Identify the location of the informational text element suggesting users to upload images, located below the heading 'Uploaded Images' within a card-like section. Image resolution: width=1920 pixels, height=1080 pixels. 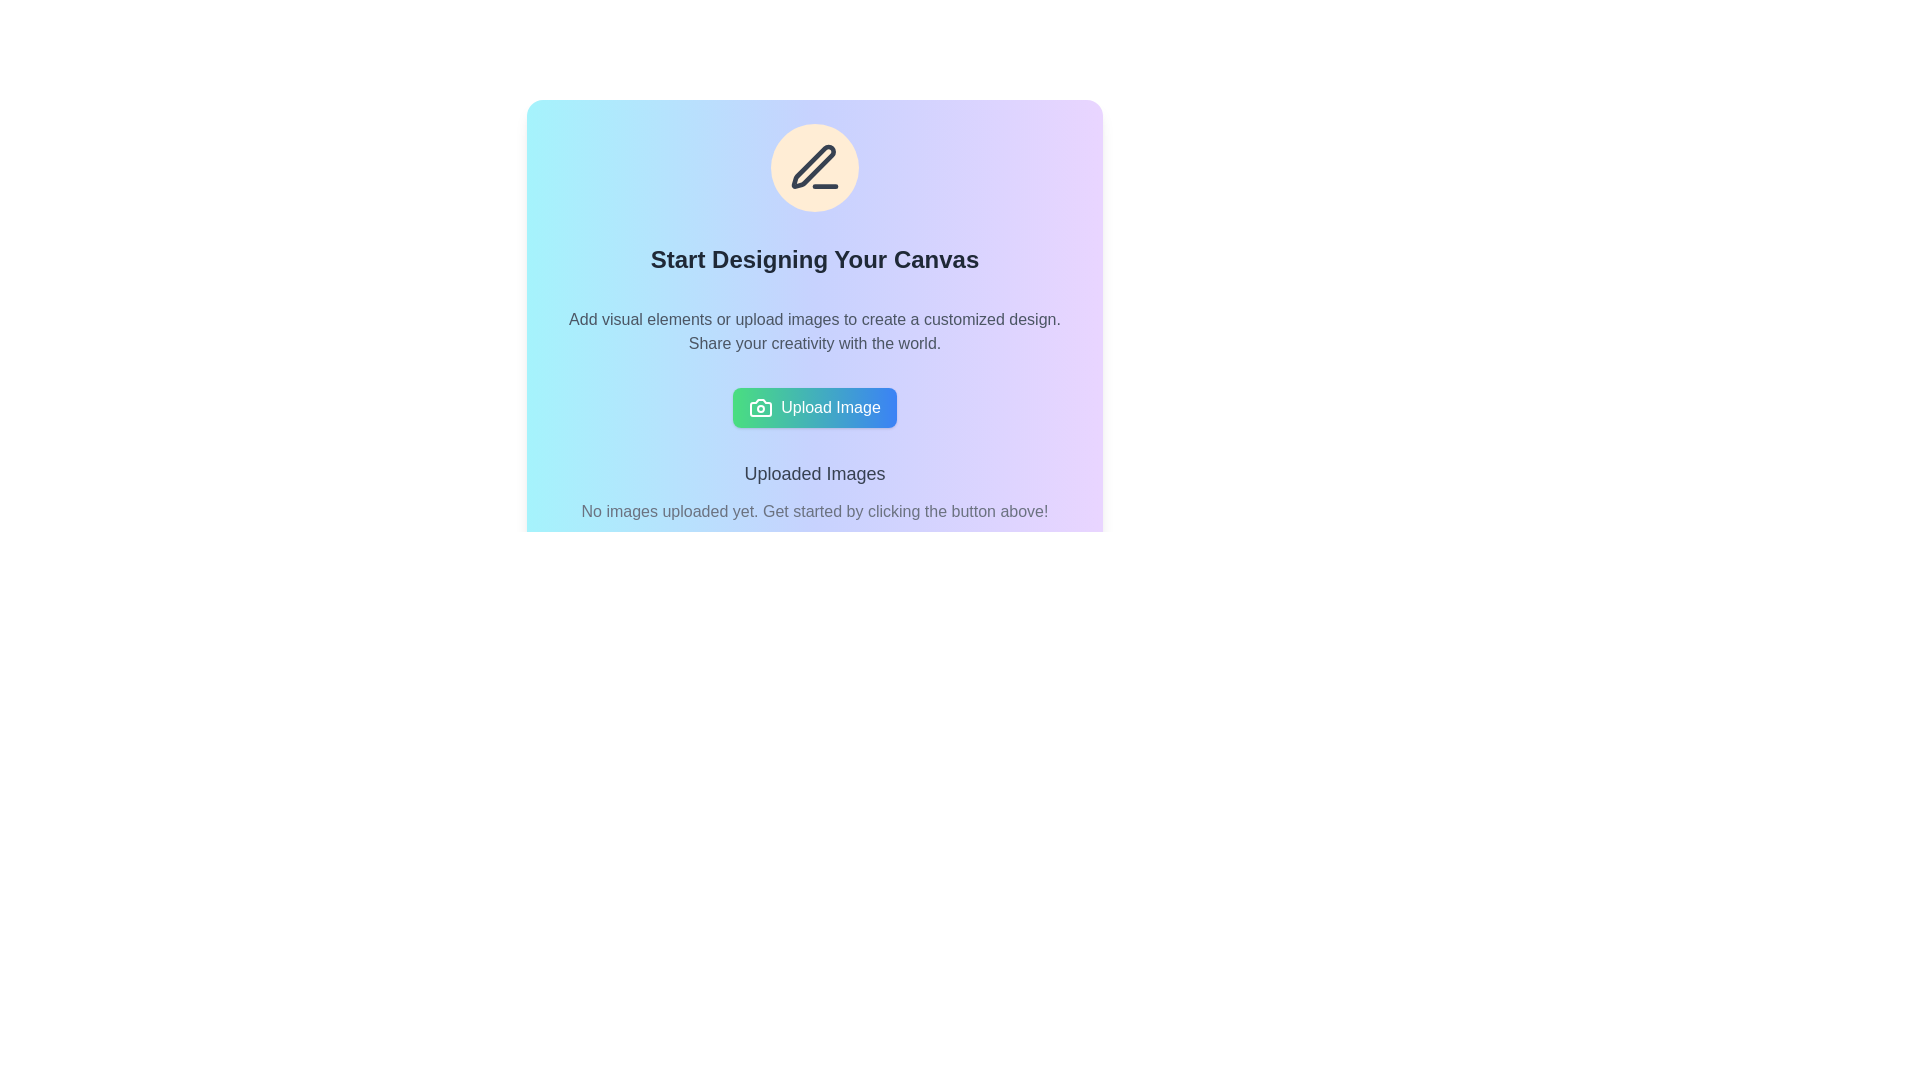
(815, 511).